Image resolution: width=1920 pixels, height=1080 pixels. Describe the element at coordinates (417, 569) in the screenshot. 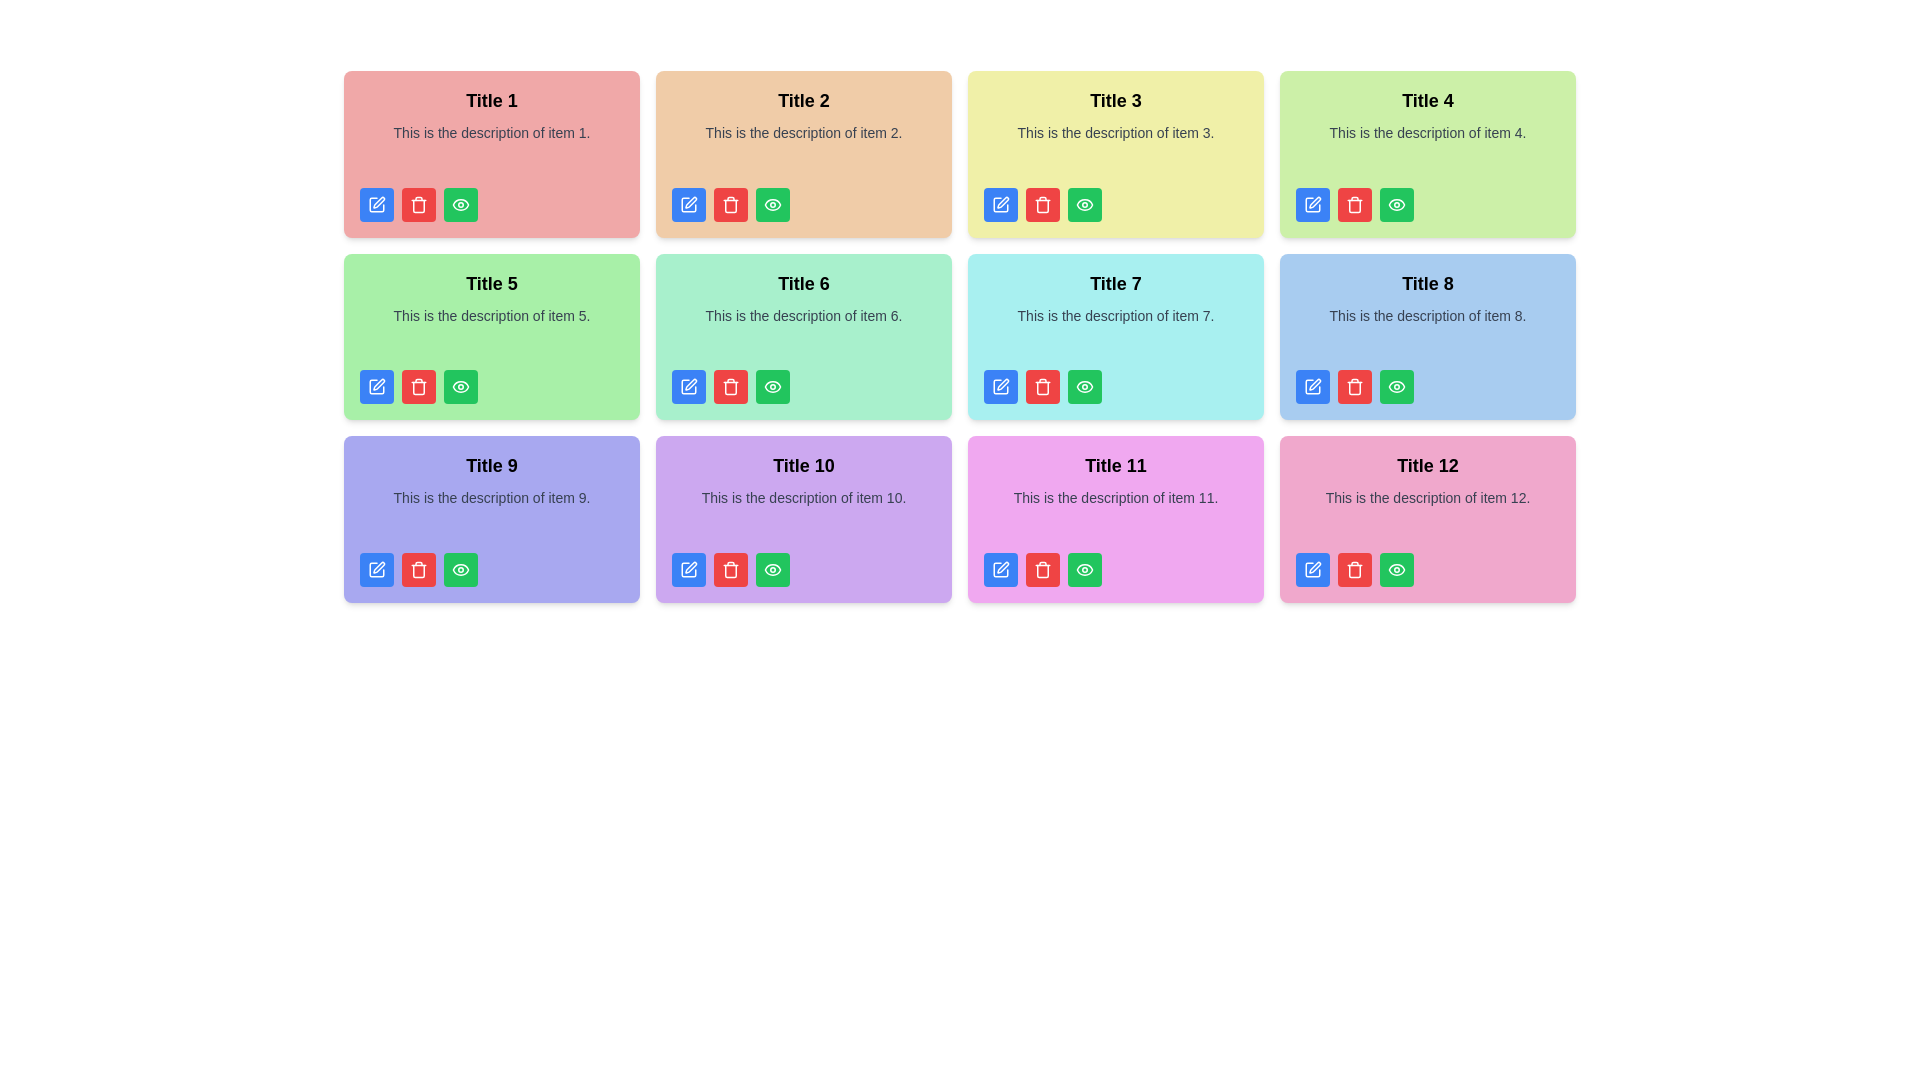

I see `the interactive trash icon, which is the second icon from the left in the bottom row of buttons within the card titled 'Title 9', to initiate the delete function` at that location.